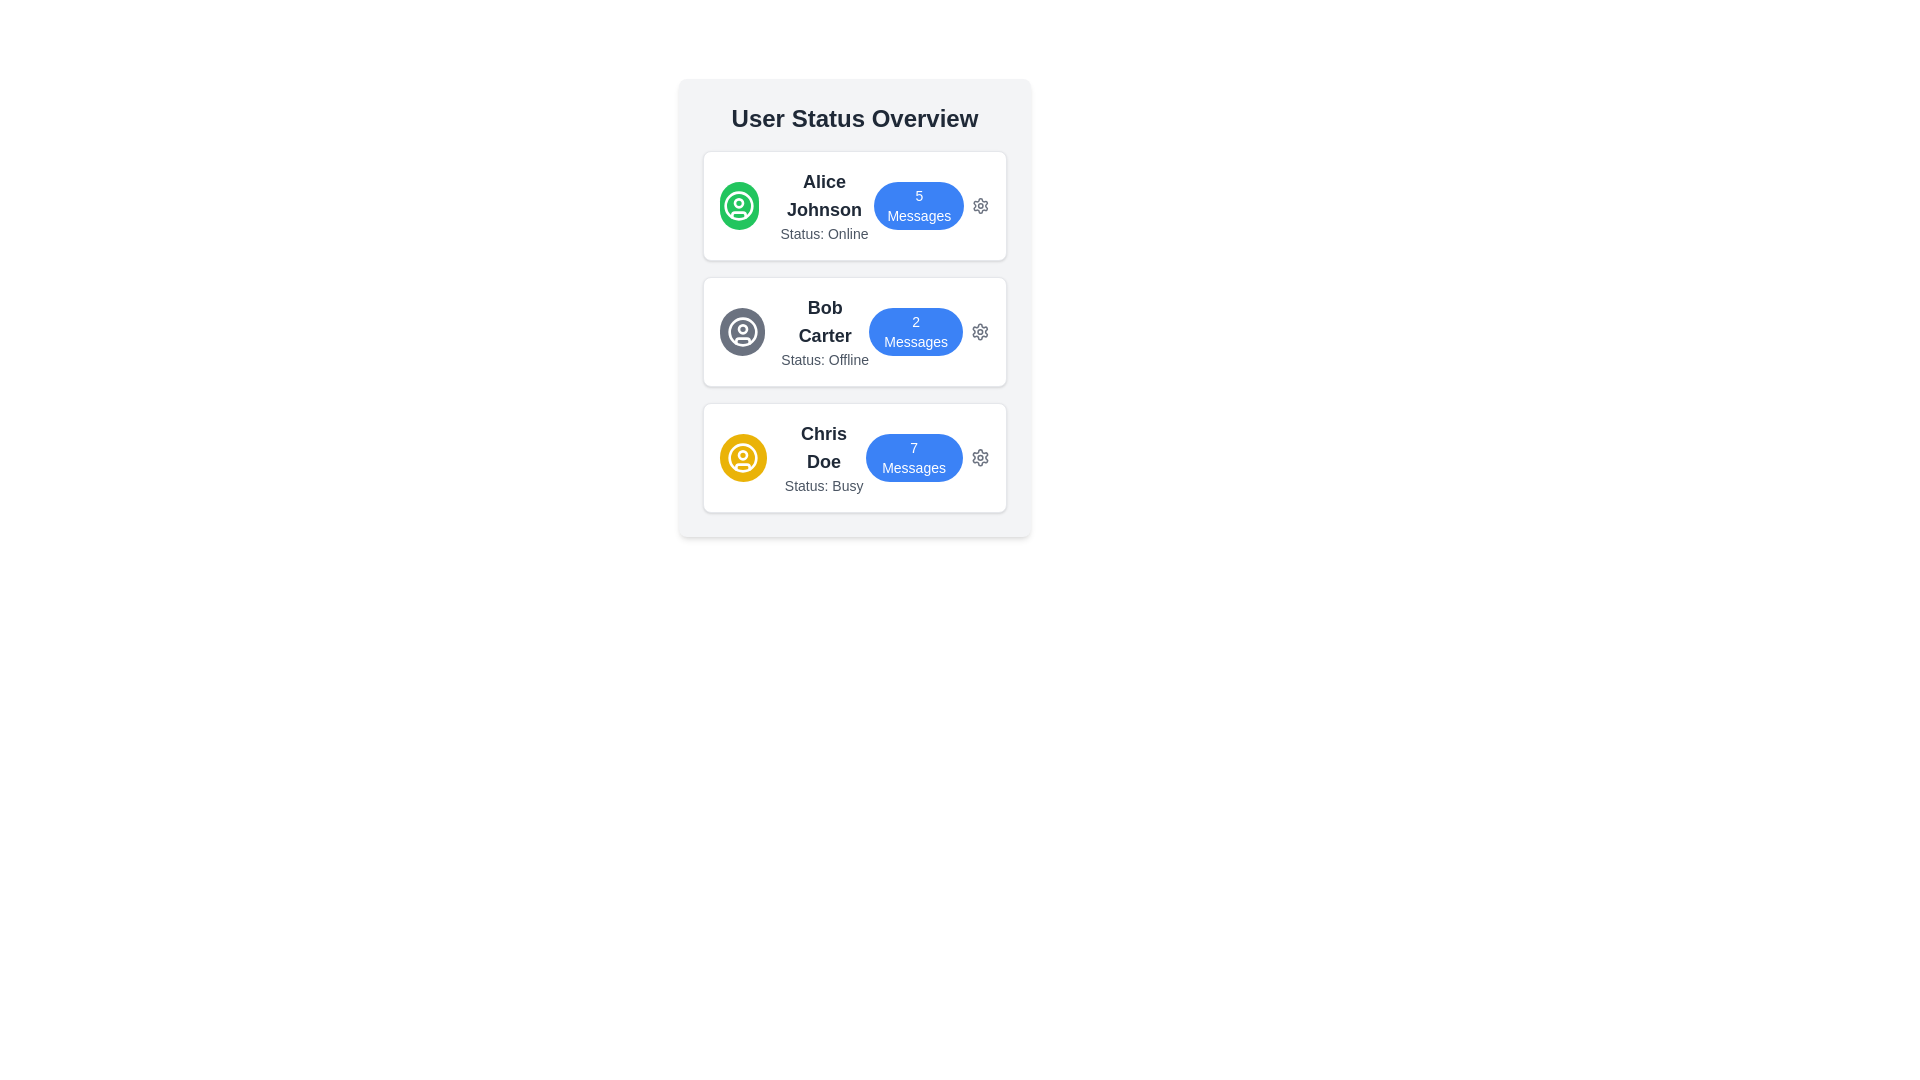 The width and height of the screenshot is (1920, 1080). I want to click on the user icon representing 'Bob Carter', which is a circular icon with a person inside, located in the second position of a vertically stacked list, so click(741, 330).